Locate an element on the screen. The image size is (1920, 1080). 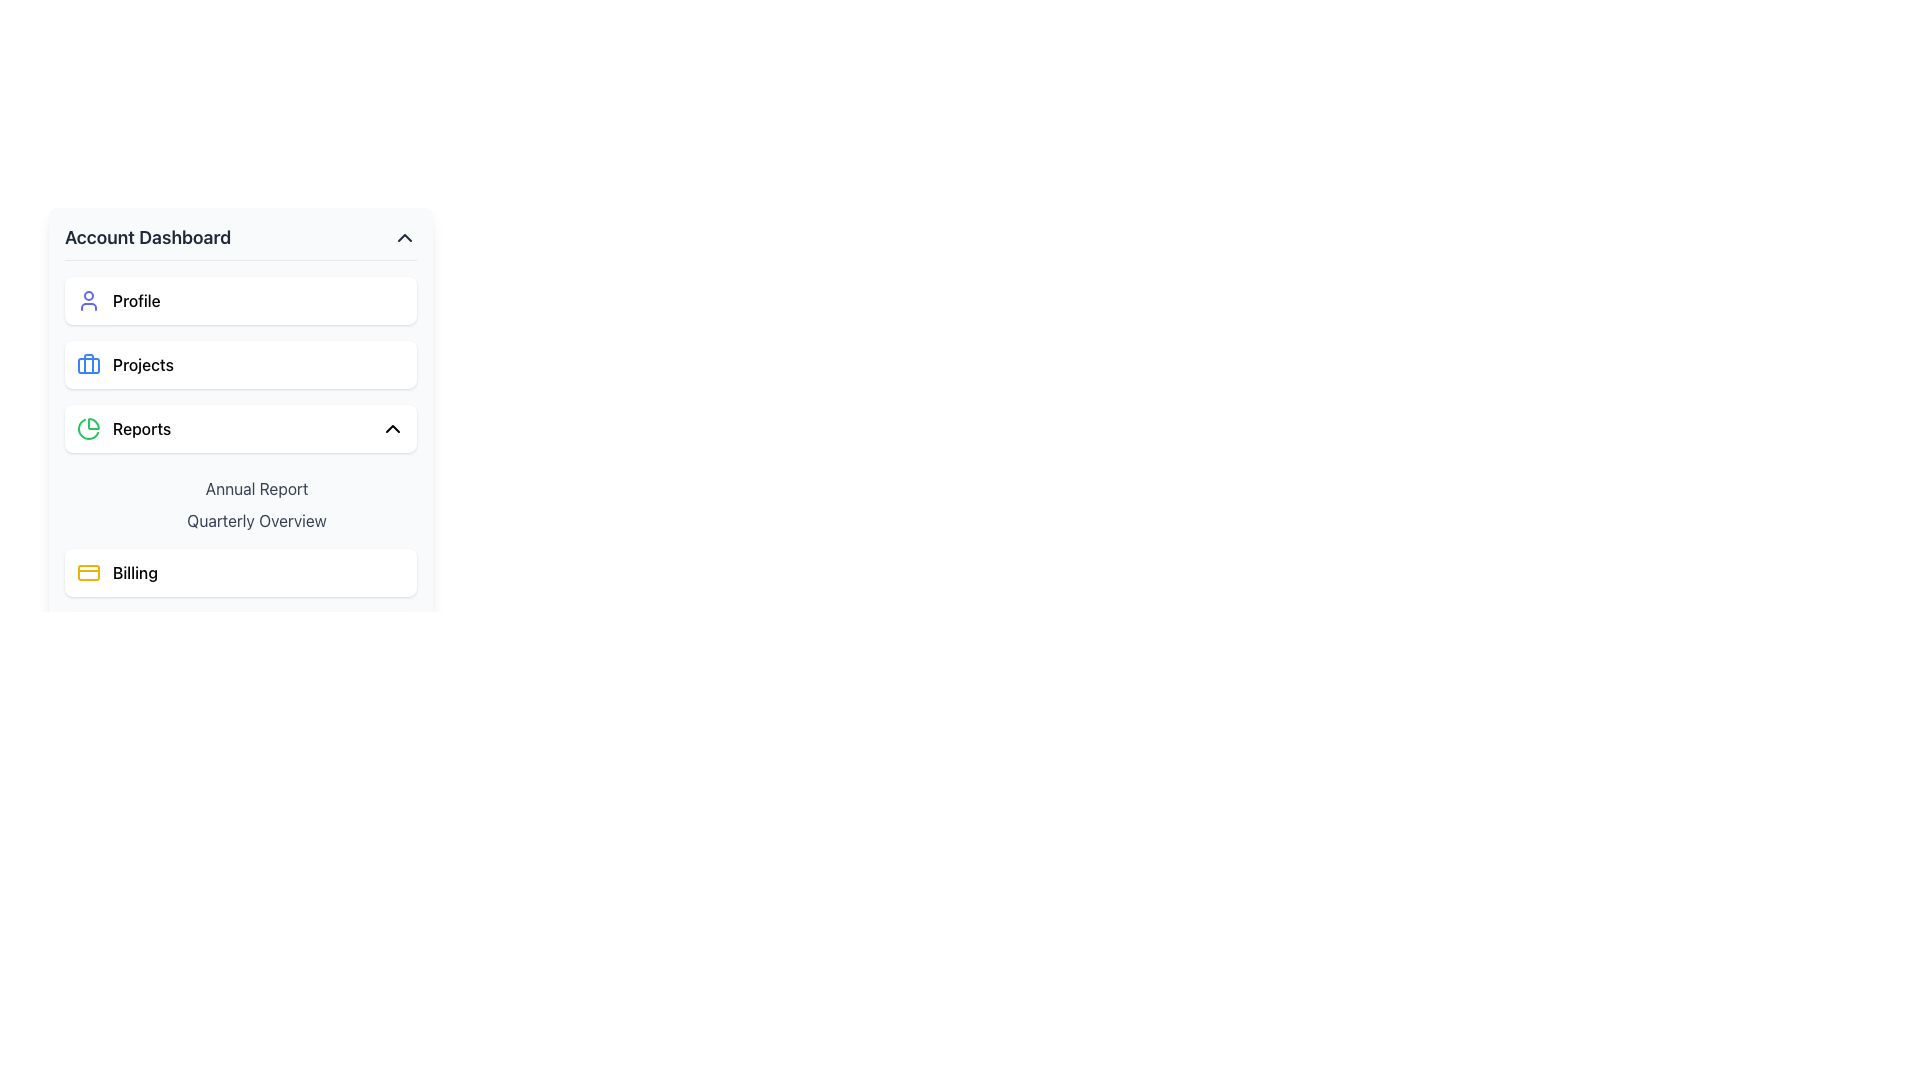
the profile menu icon located within the 'Profile' card at the top of the vertical menu under 'Account Dashboard' is located at coordinates (88, 300).